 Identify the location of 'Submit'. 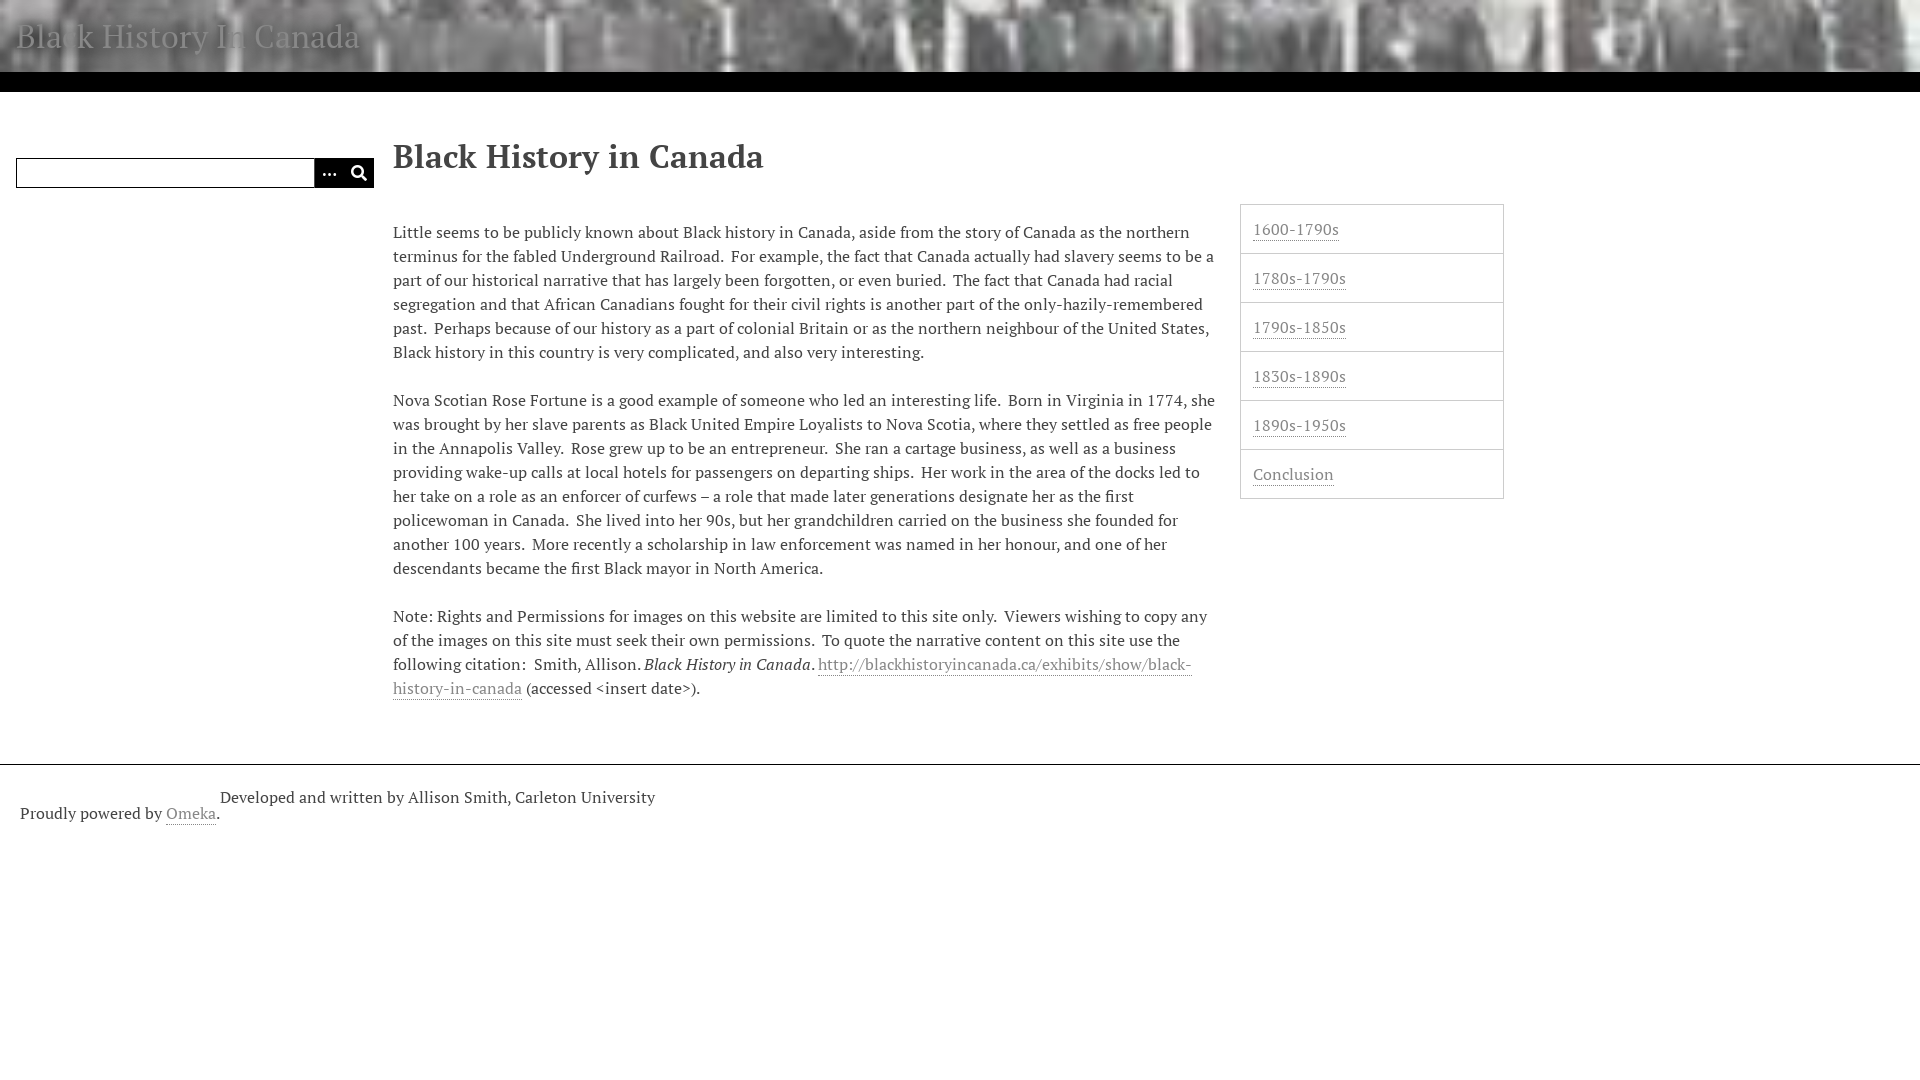
(359, 172).